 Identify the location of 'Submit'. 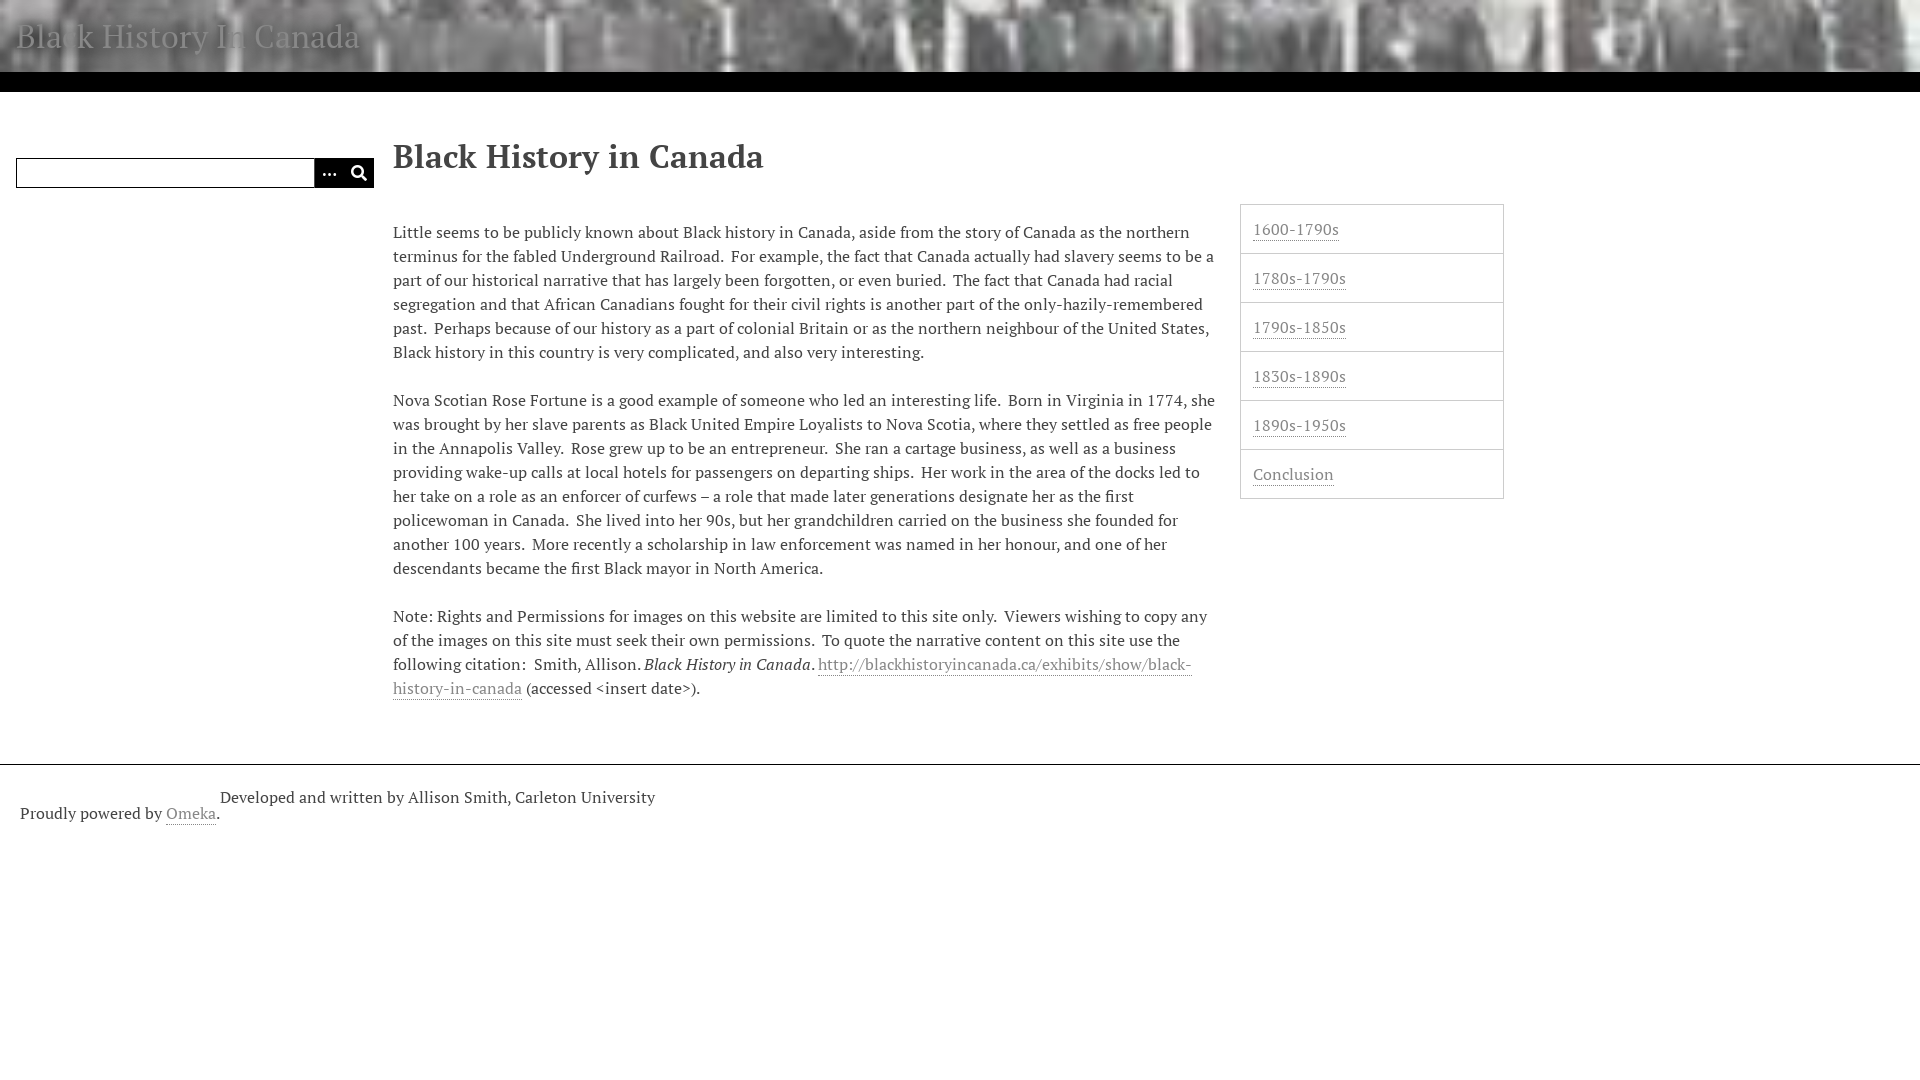
(359, 172).